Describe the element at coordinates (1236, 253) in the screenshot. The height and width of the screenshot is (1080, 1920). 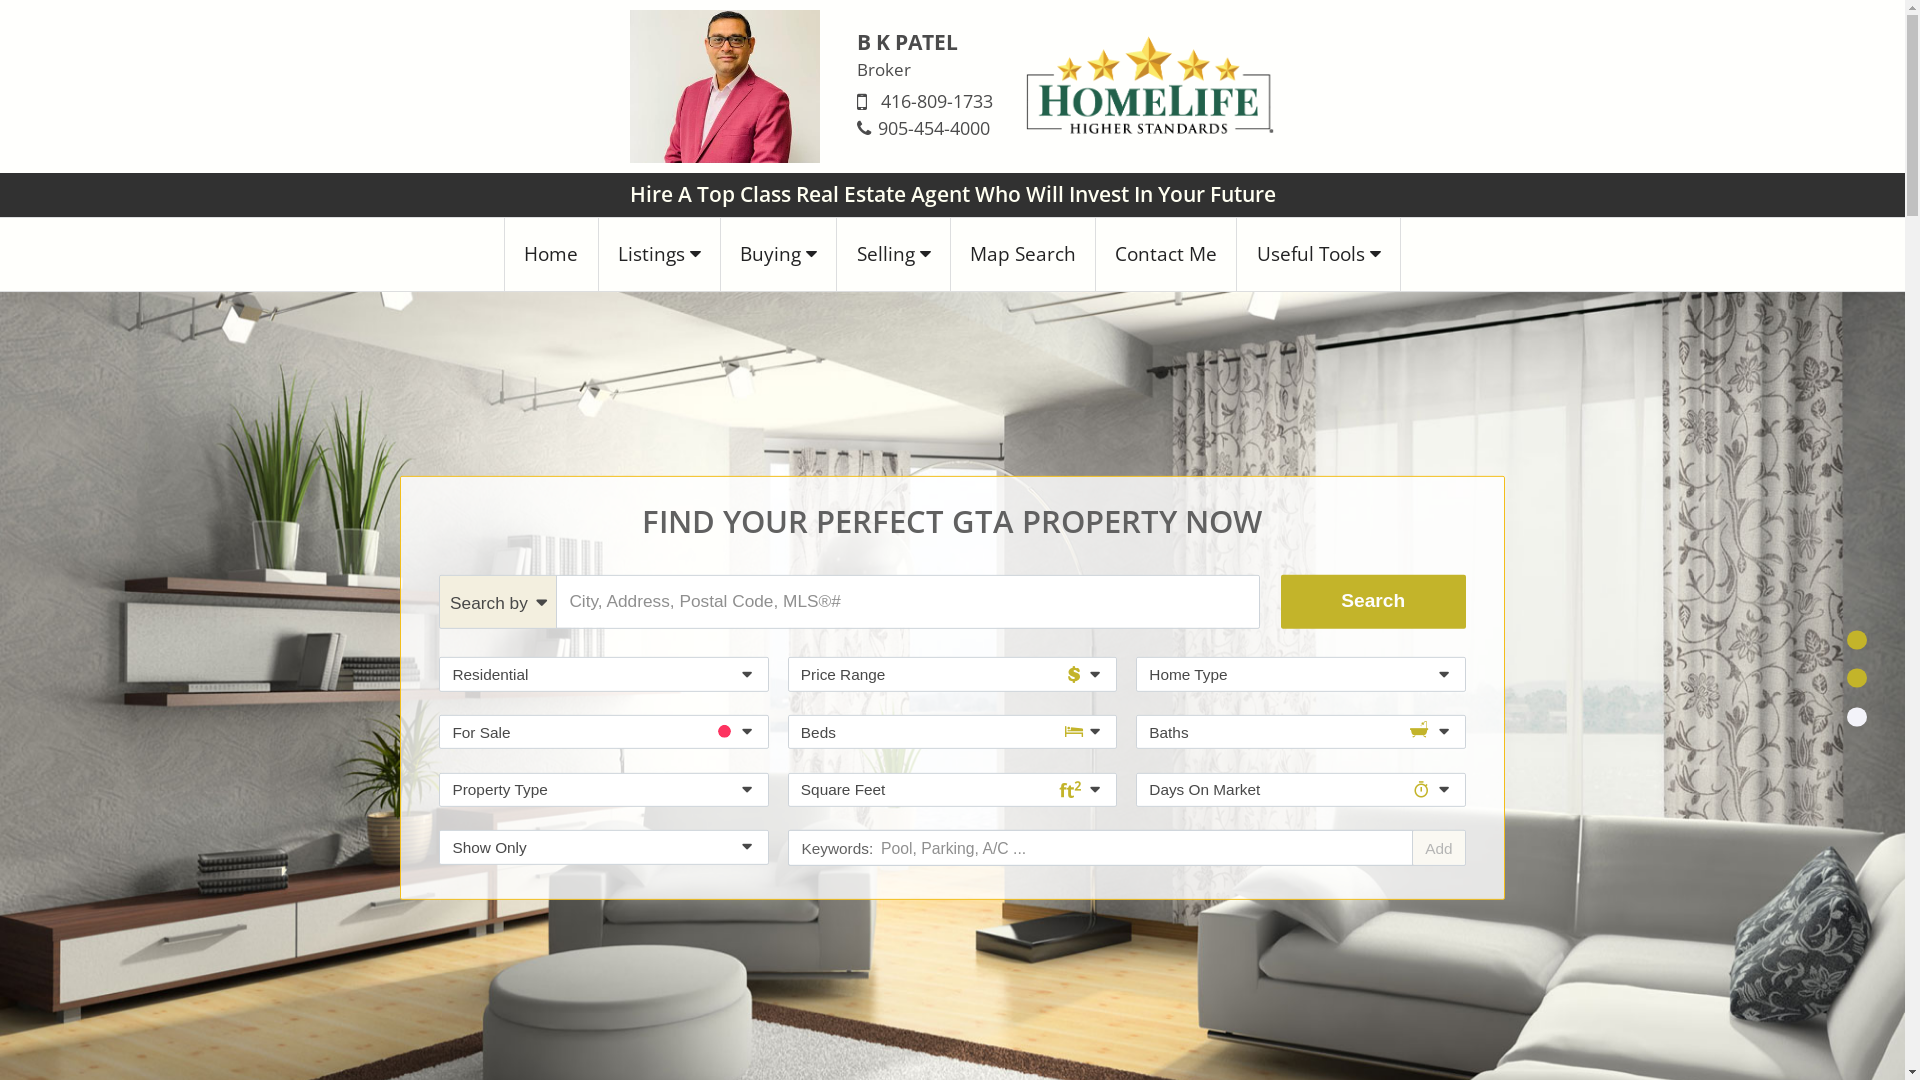
I see `'Useful Tools'` at that location.